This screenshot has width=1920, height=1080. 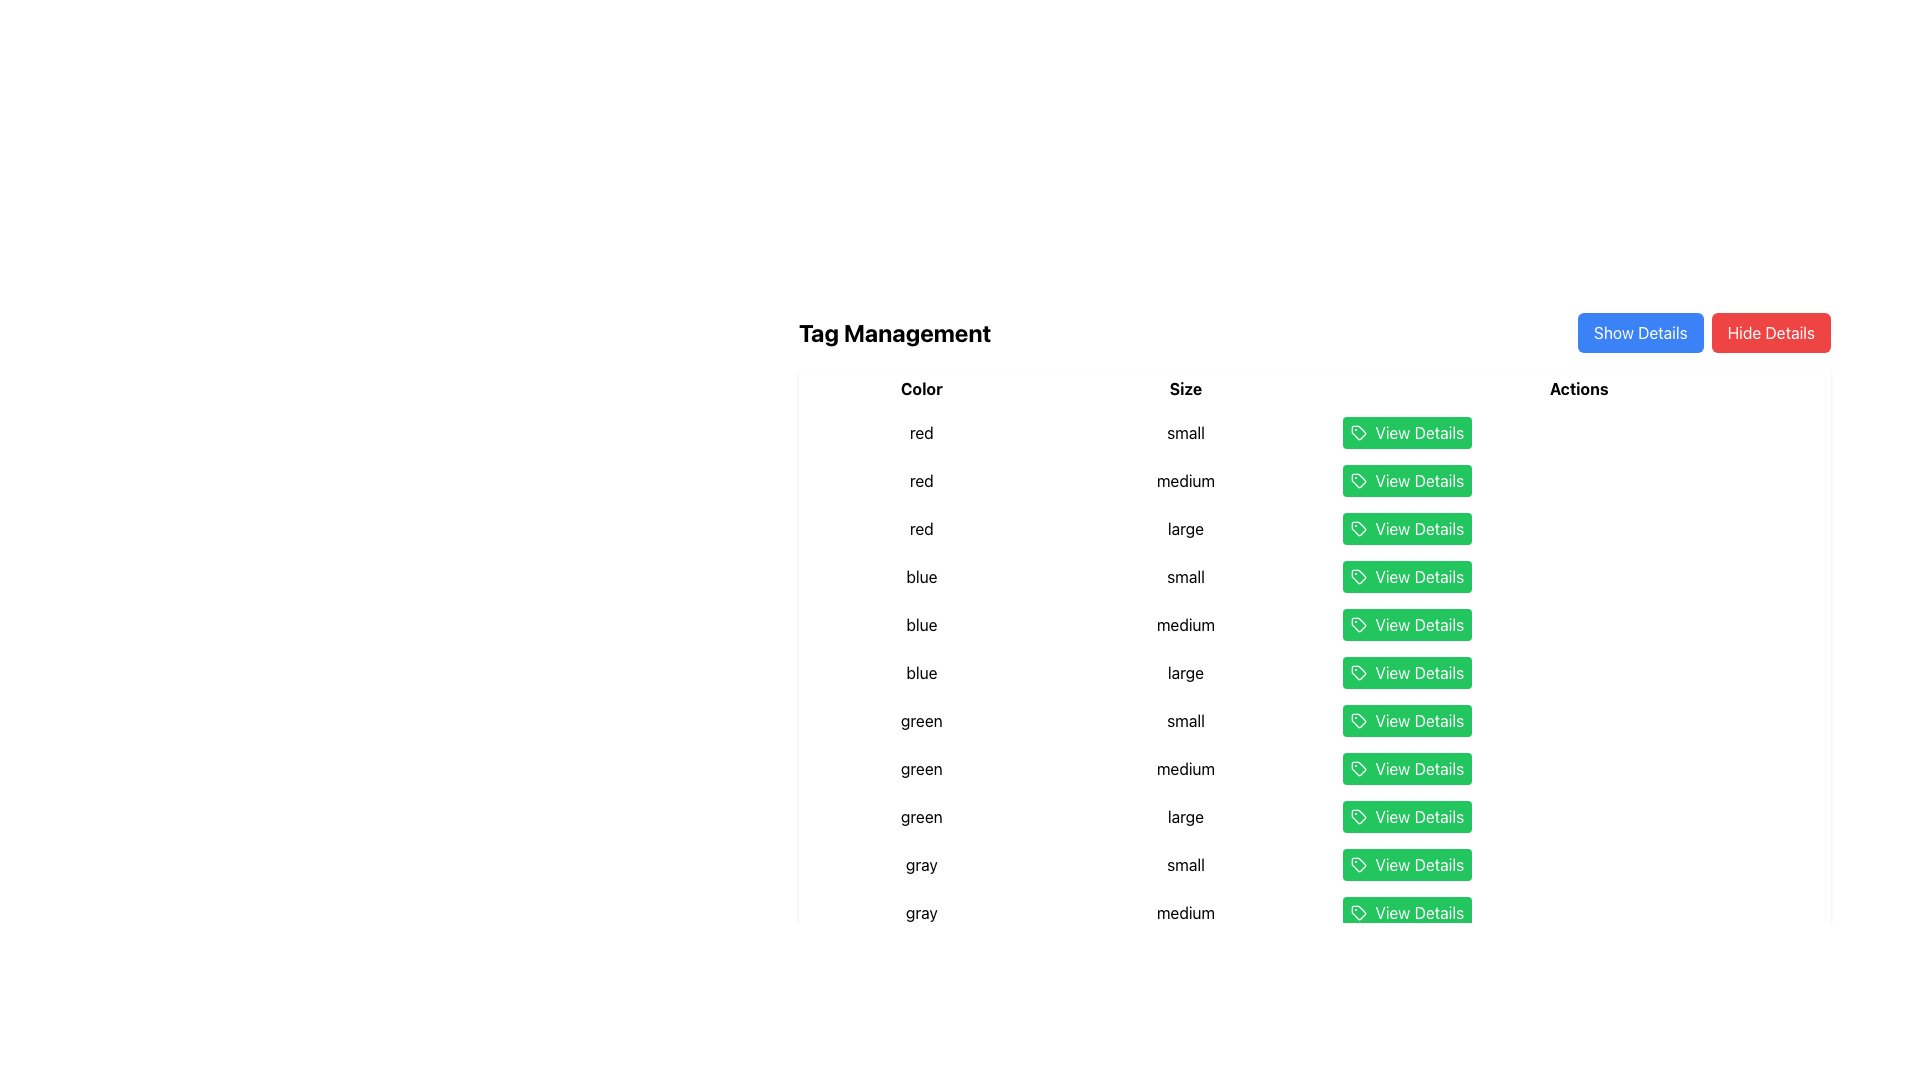 I want to click on the text label displaying 'medium' in the middle column labeled 'Size' of the table, so click(x=1185, y=767).